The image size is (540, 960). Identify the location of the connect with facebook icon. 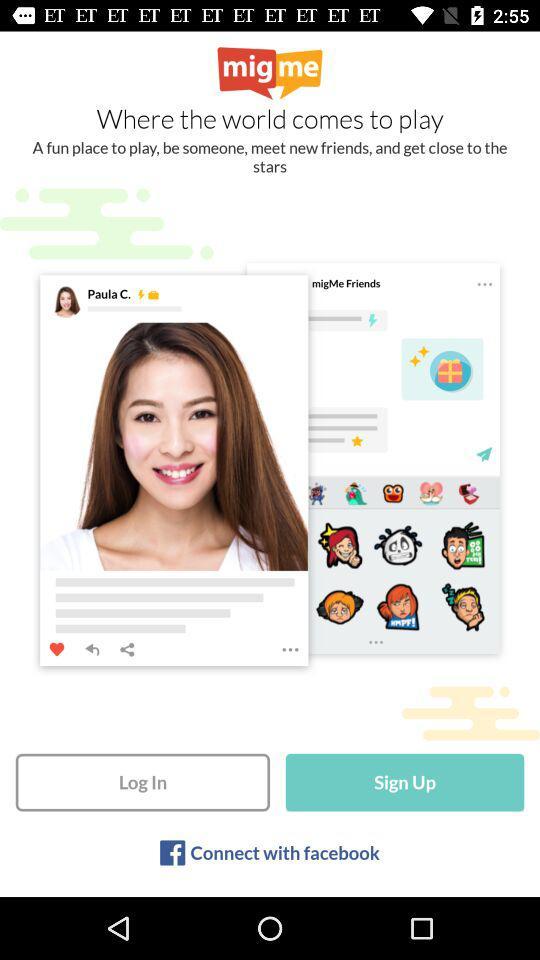
(284, 851).